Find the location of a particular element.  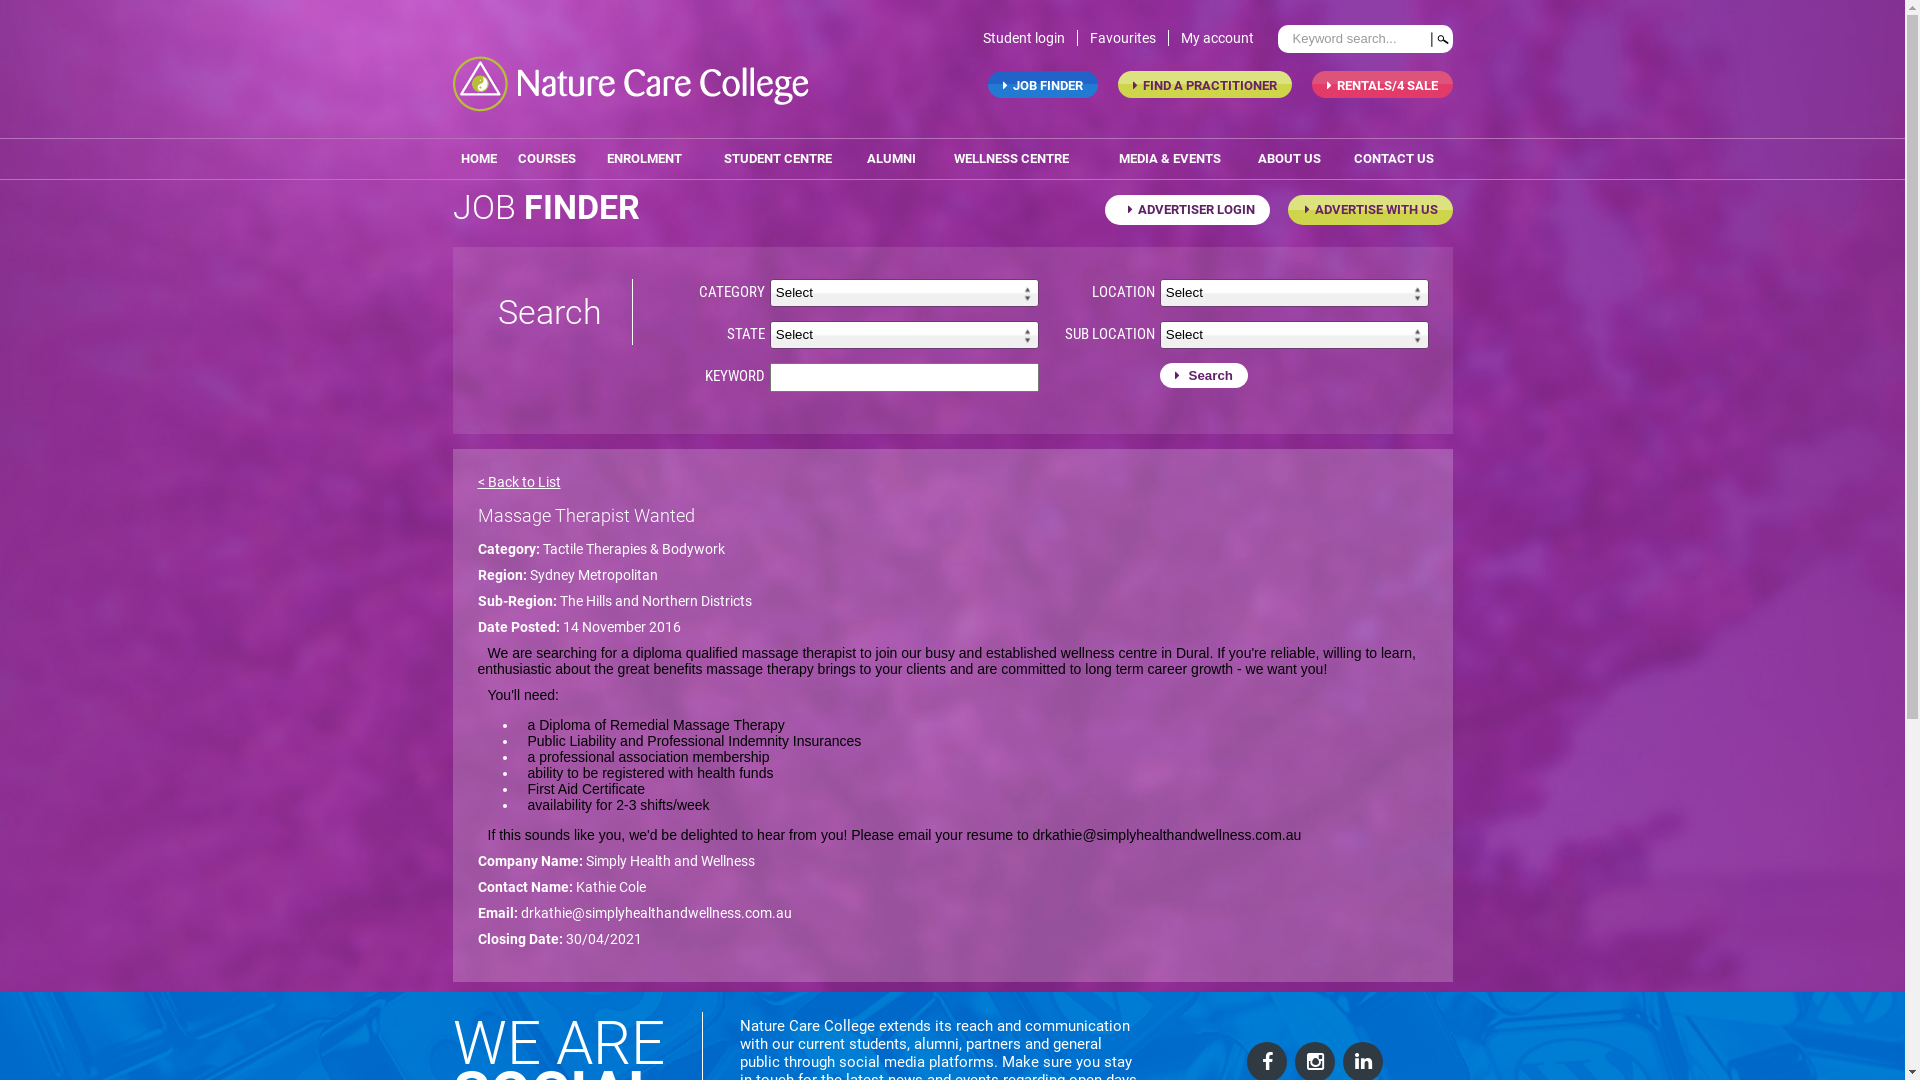

'MEDIA & EVENTS' is located at coordinates (1169, 157).